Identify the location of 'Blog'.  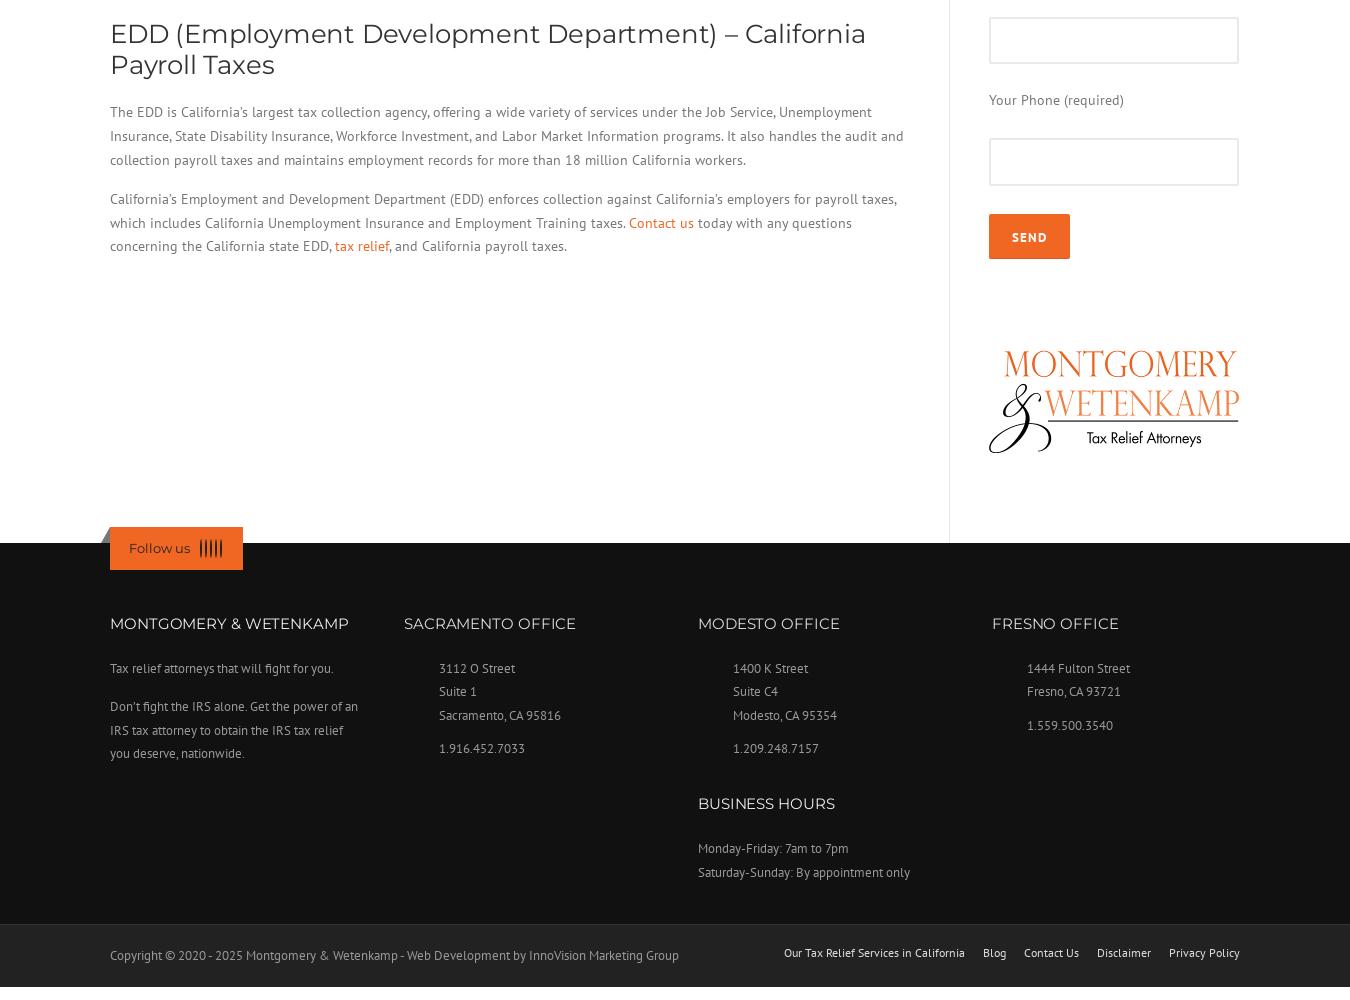
(993, 951).